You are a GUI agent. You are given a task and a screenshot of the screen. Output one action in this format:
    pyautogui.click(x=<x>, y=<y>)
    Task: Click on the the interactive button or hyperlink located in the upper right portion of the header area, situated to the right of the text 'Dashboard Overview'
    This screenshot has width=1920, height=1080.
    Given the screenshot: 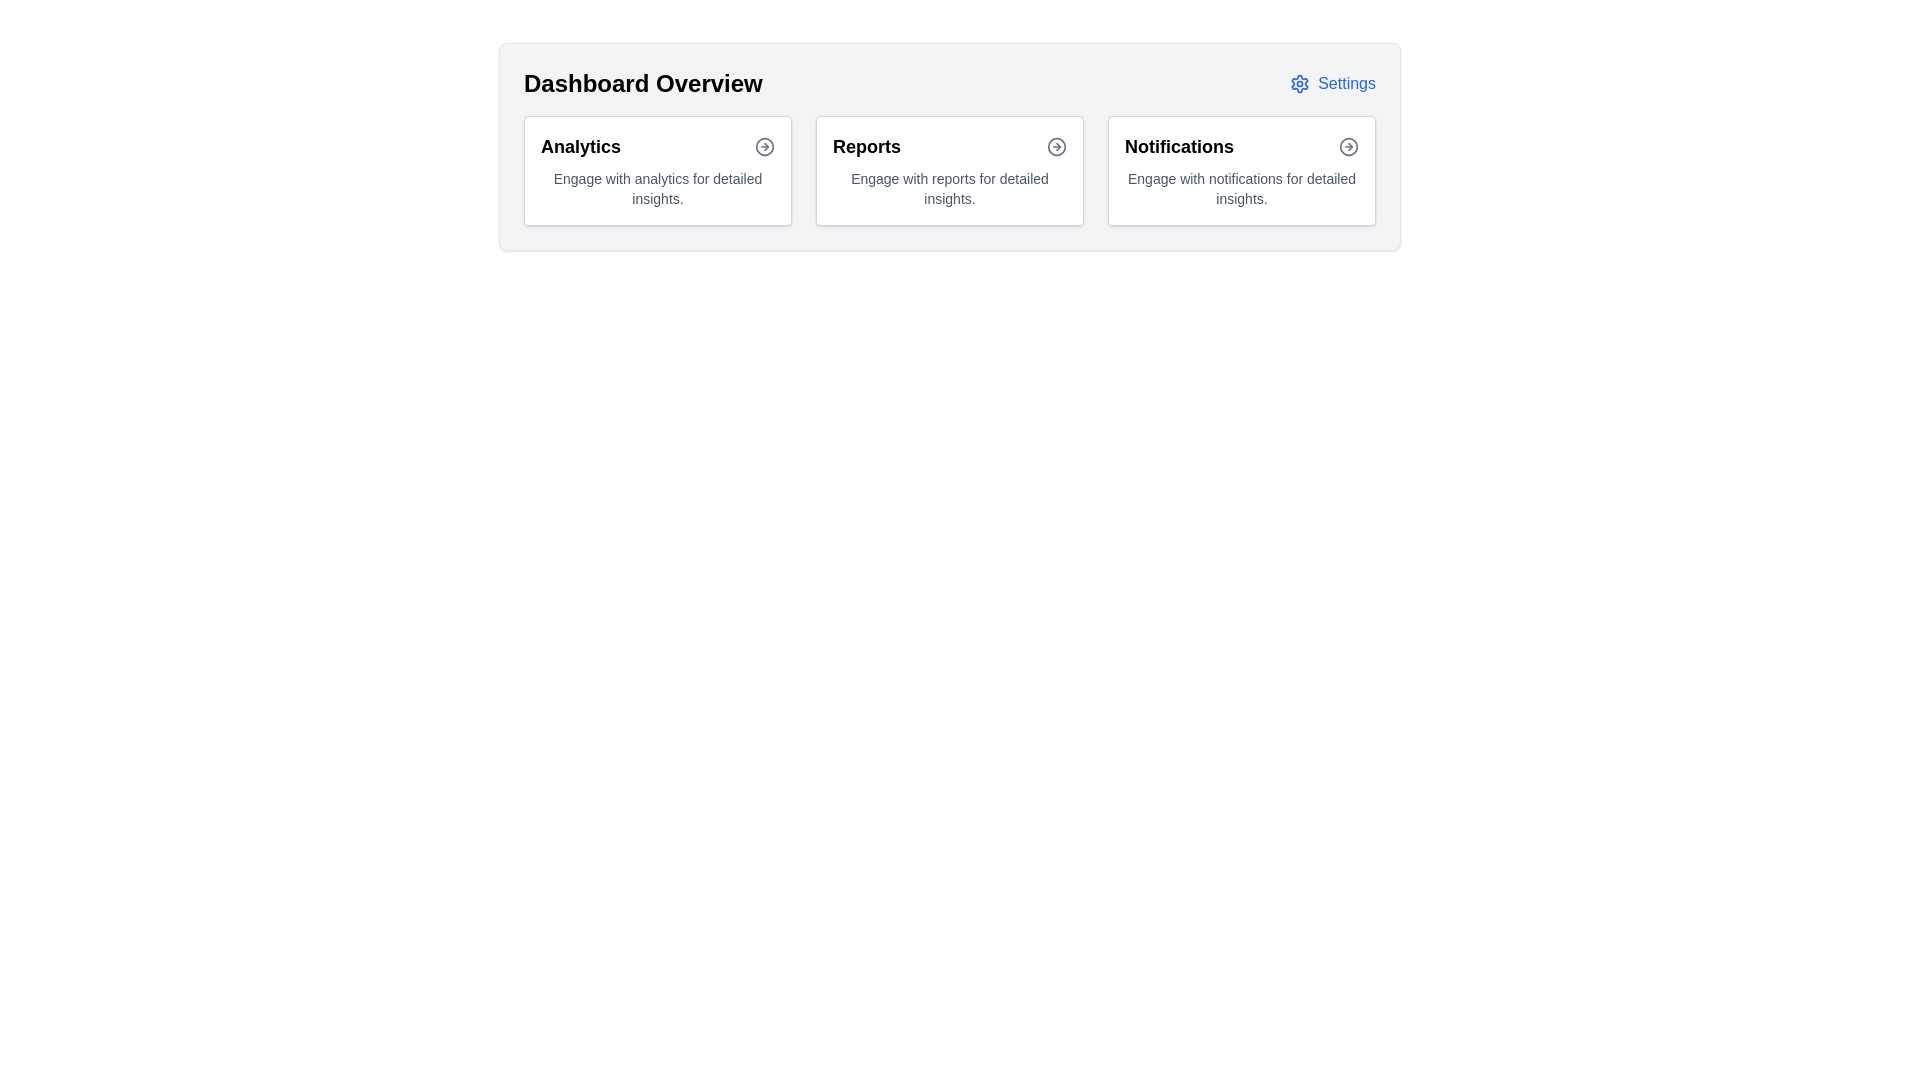 What is the action you would take?
    pyautogui.click(x=1333, y=83)
    